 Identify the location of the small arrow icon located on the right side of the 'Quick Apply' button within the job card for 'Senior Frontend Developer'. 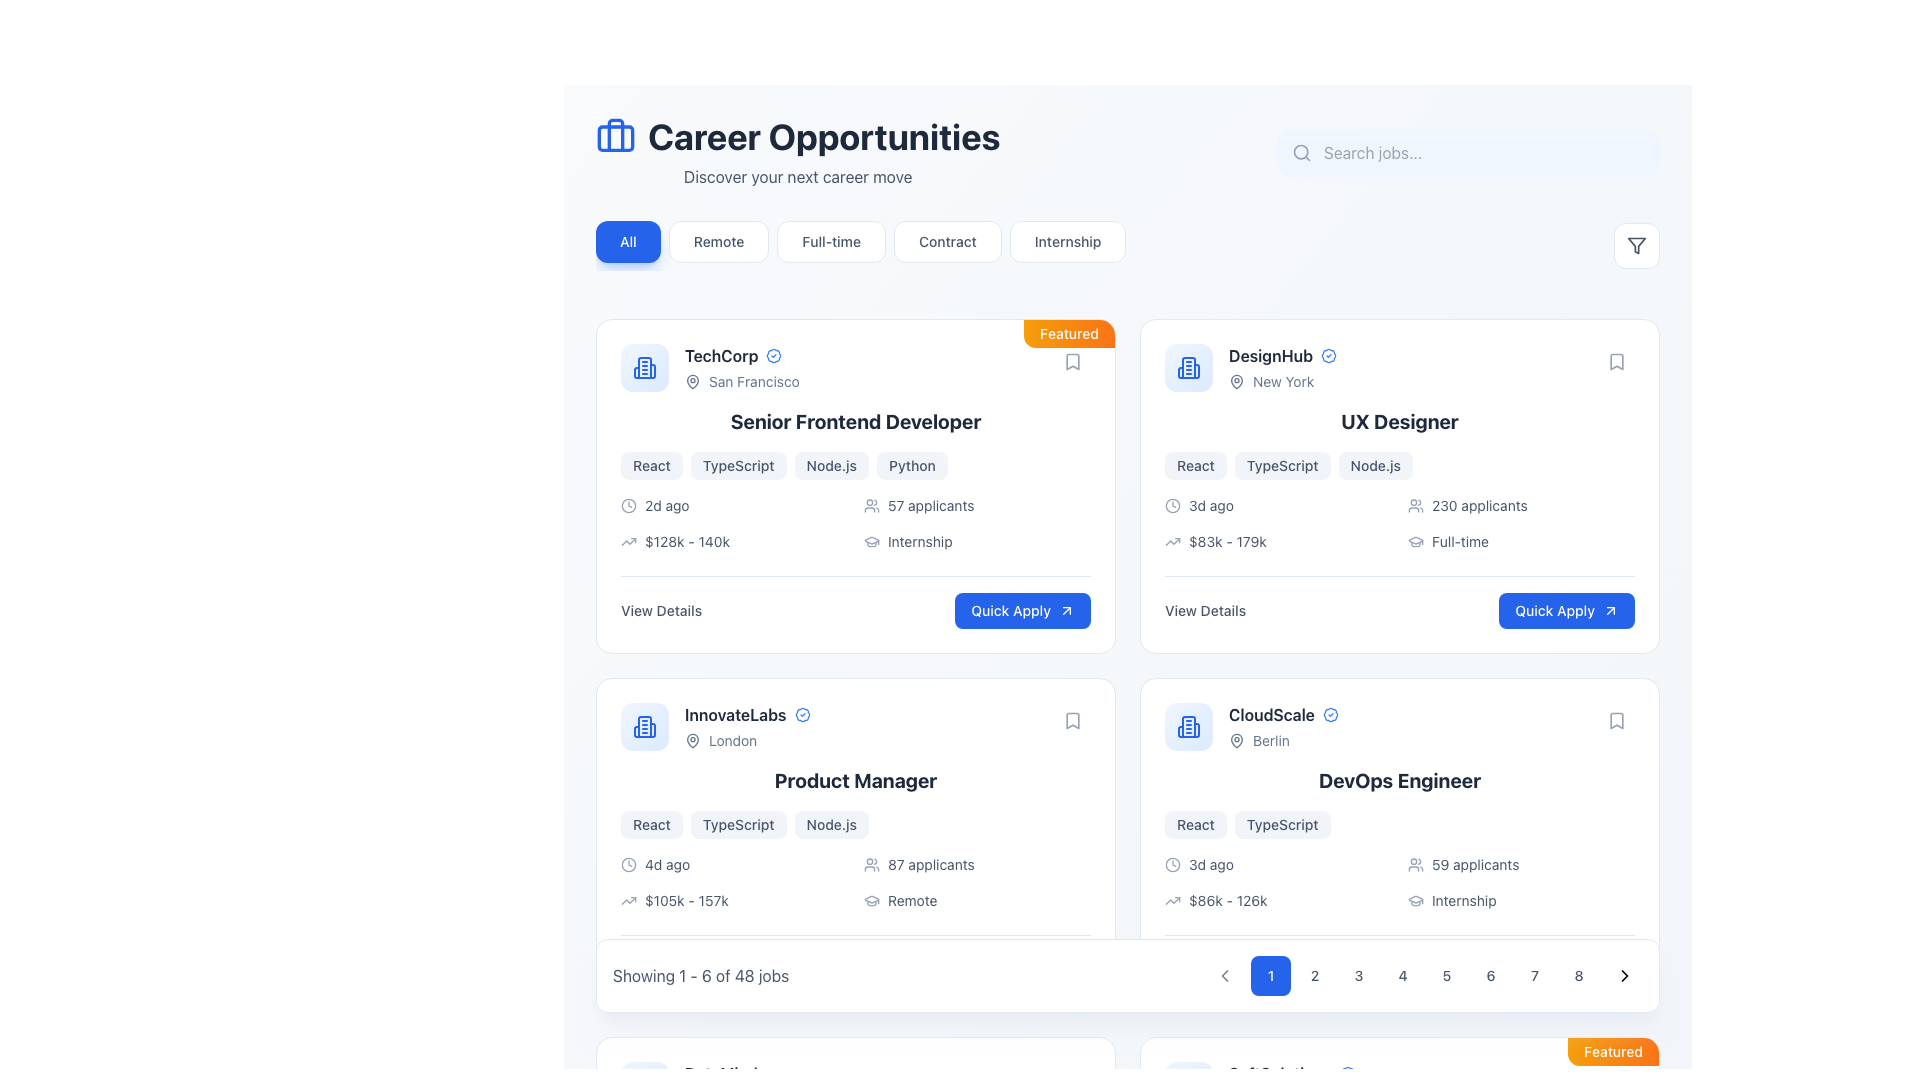
(1065, 609).